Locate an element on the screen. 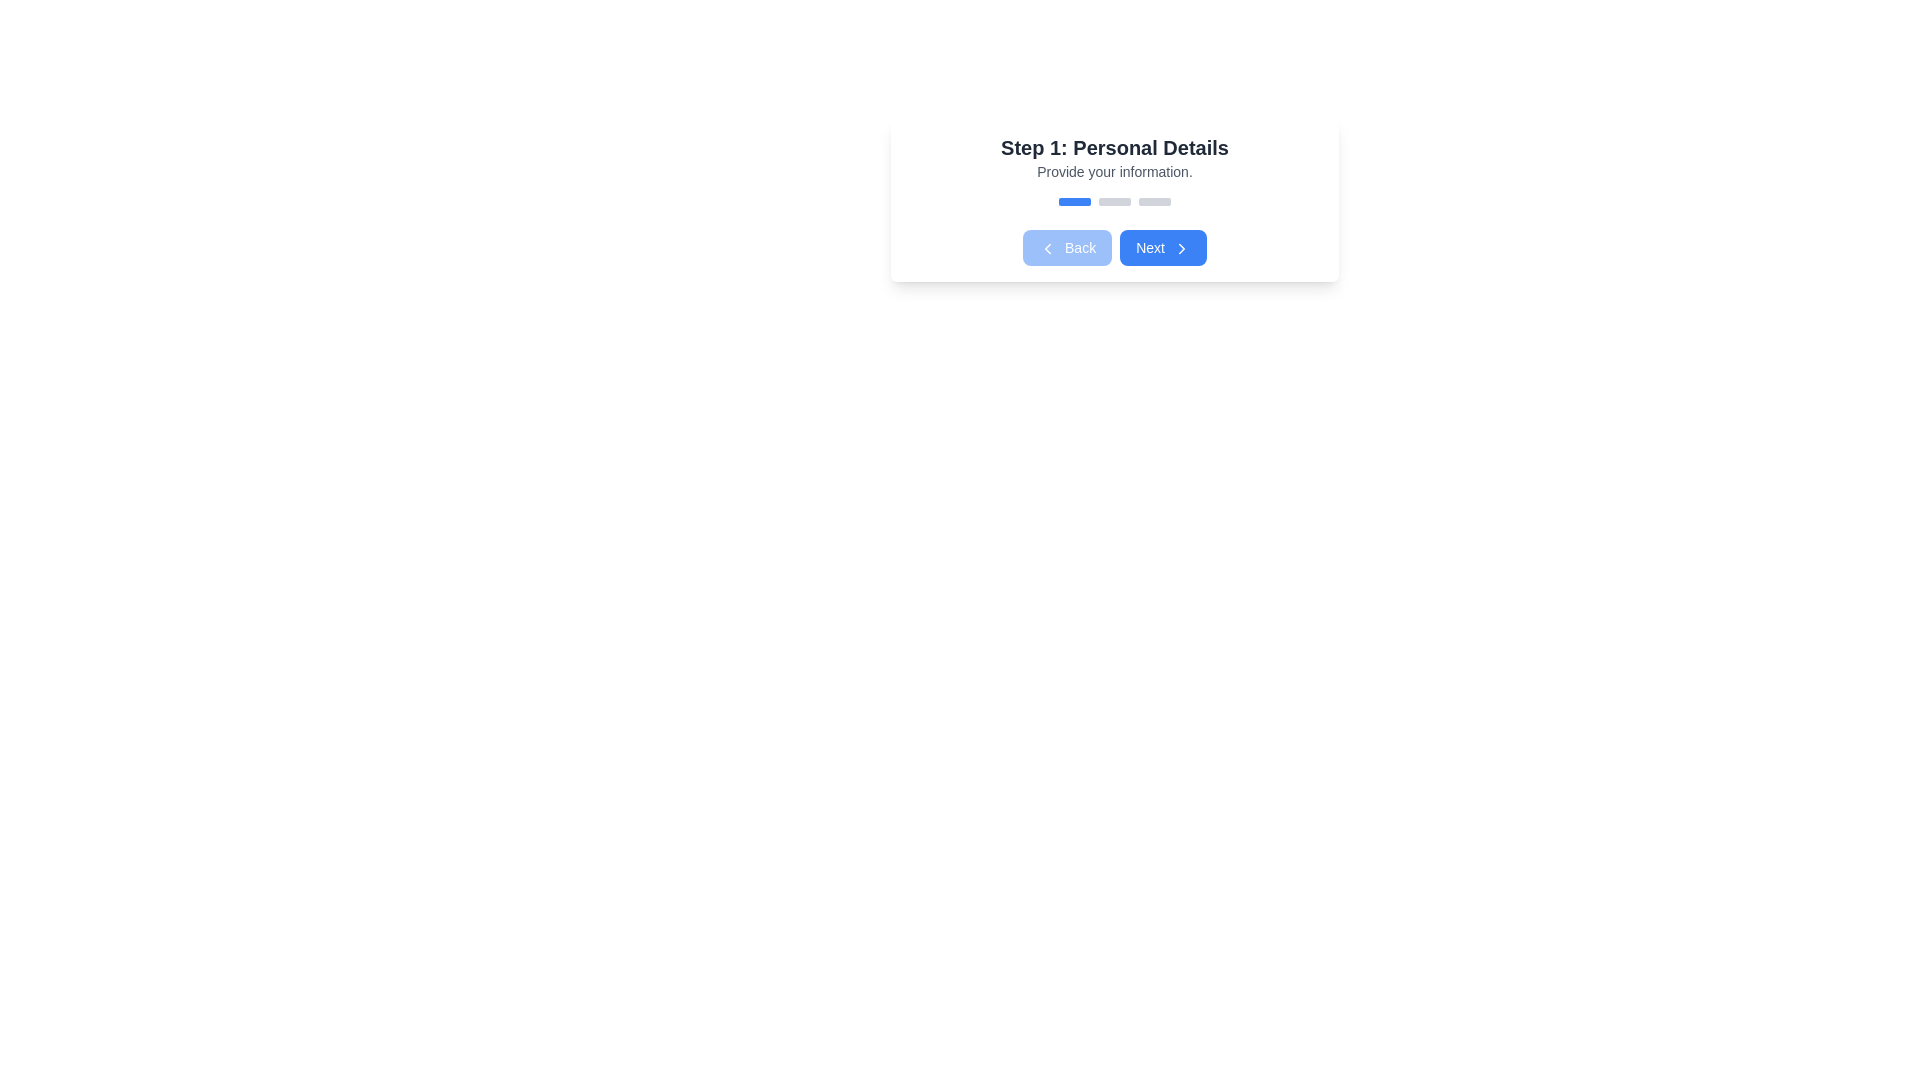  the 'Next' button icon to advance to the next step in the form interface is located at coordinates (1181, 248).